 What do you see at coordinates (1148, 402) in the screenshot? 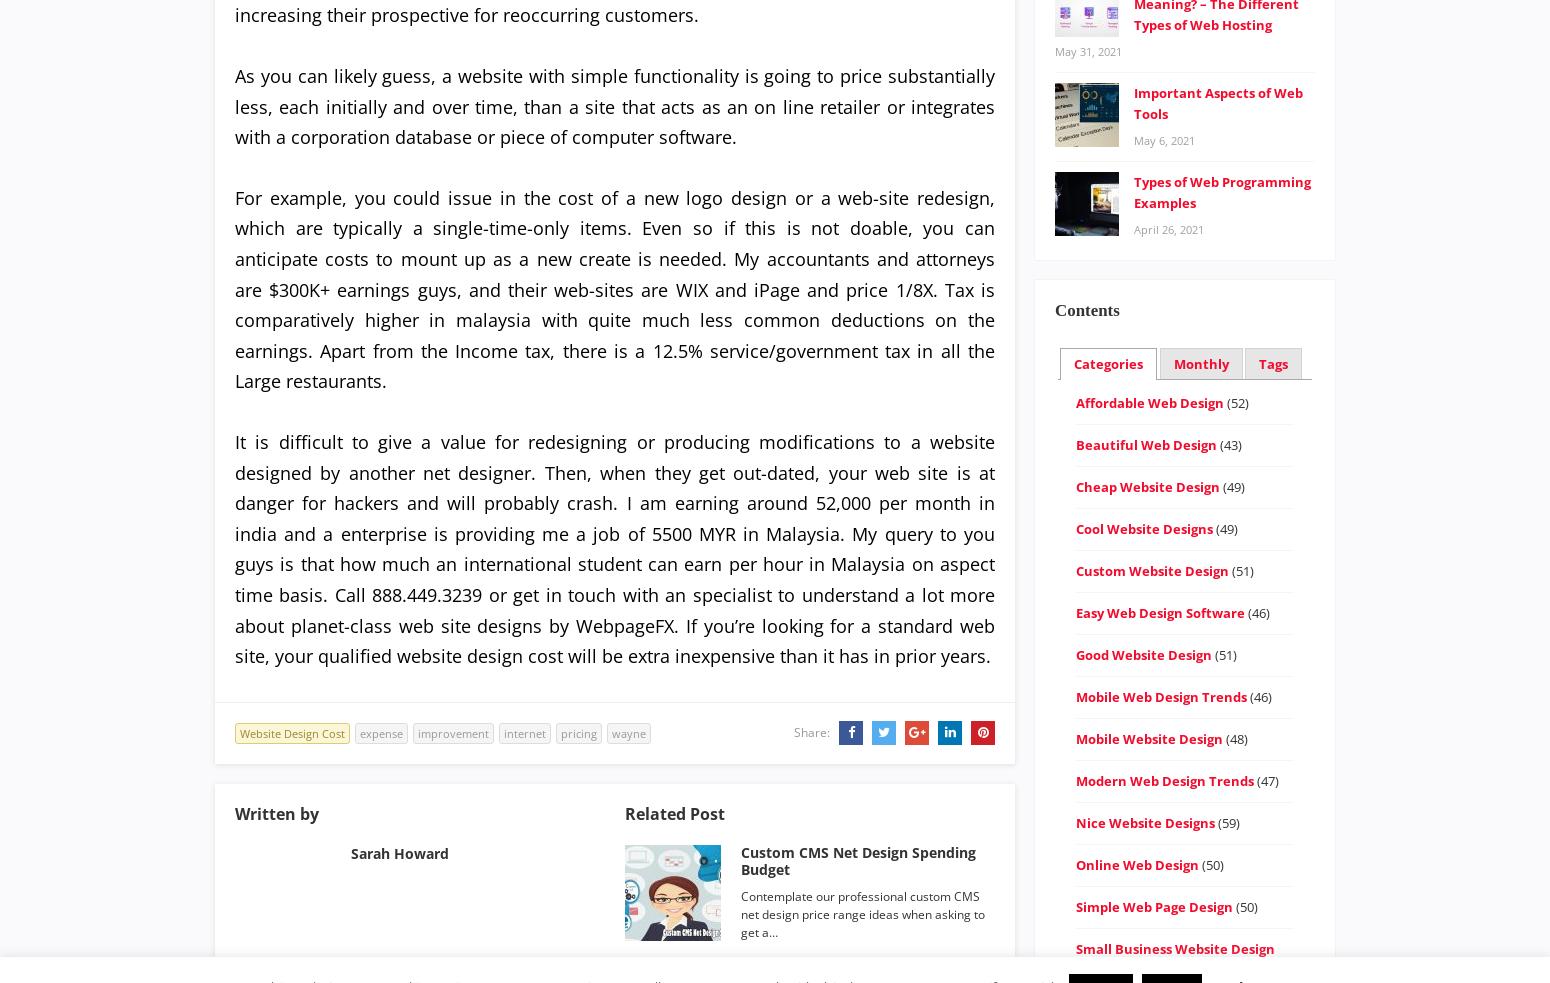
I see `'Affordable Web Design'` at bounding box center [1148, 402].